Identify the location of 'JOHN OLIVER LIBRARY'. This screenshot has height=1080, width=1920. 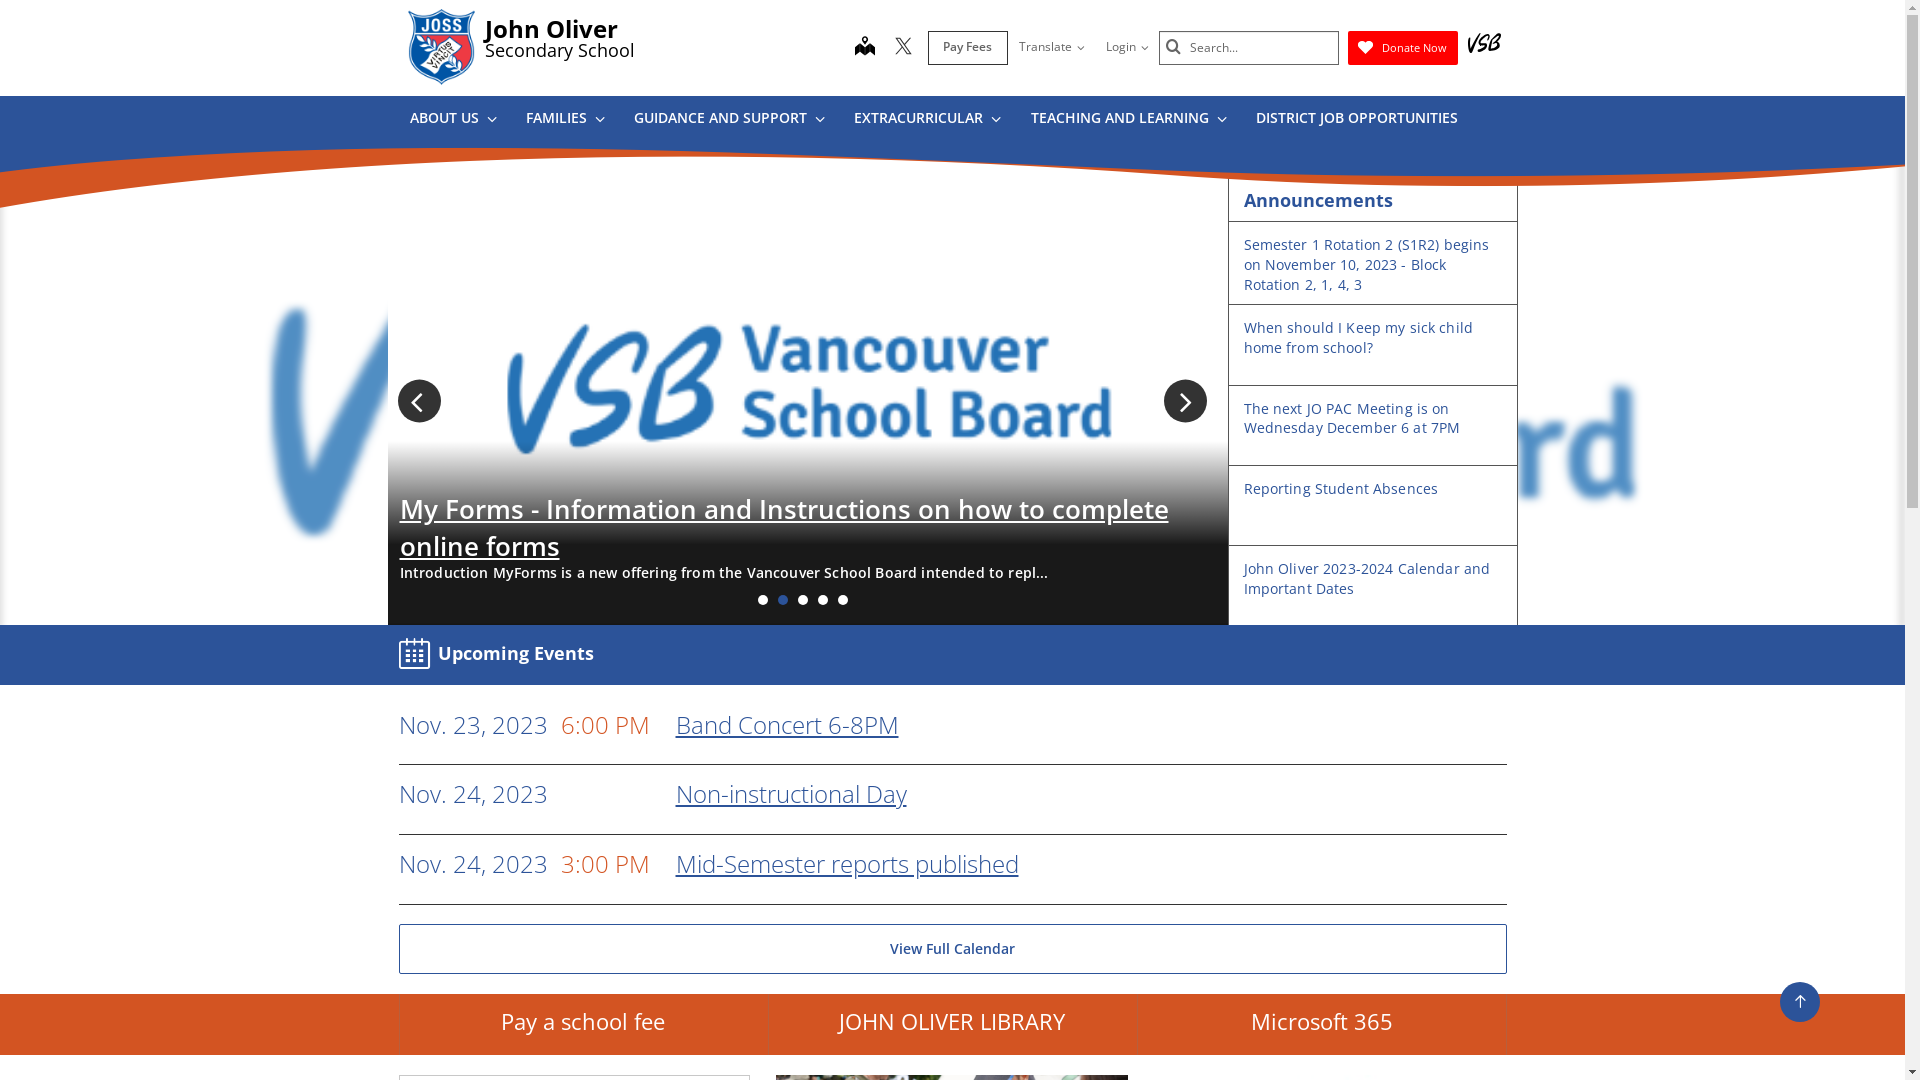
(951, 1025).